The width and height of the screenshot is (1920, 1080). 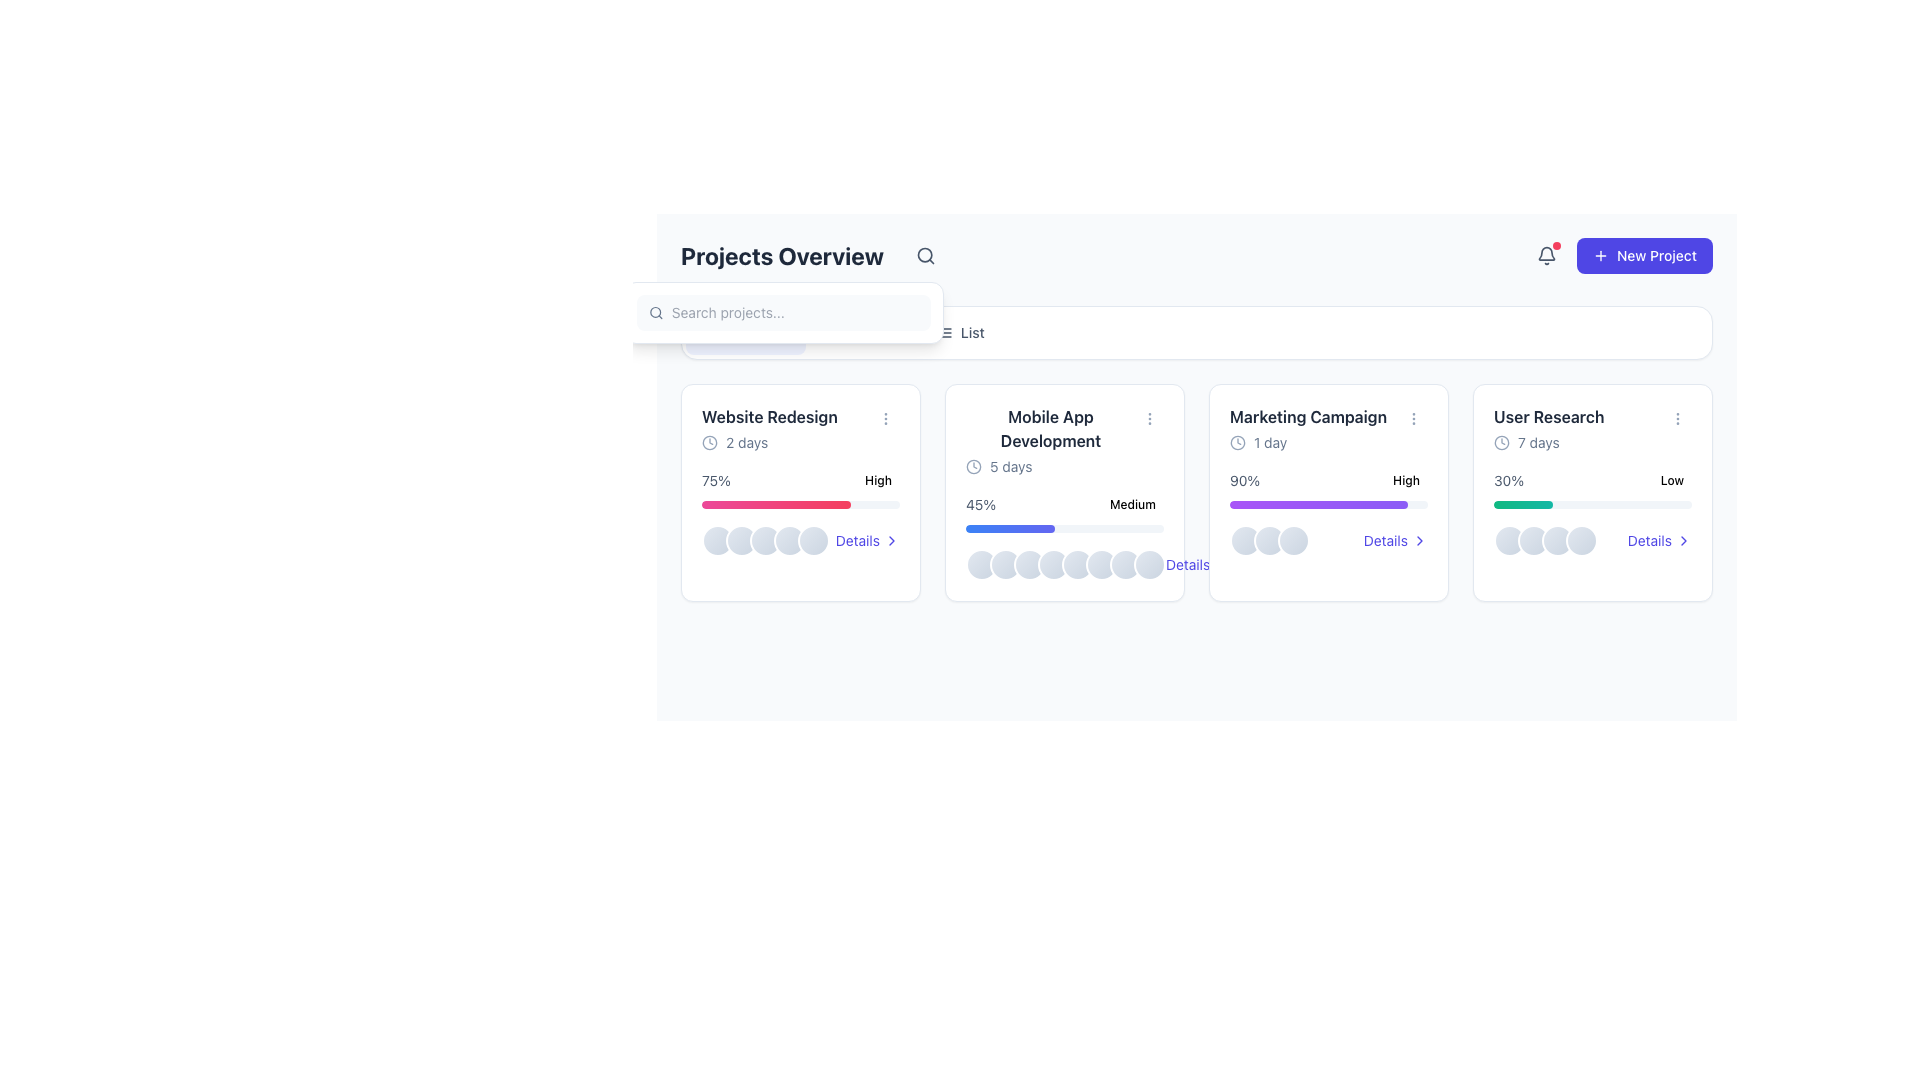 I want to click on the filled portion of the progress bar segment, which is a horizontally elongated gradient bar indicating 75% completion under the 'Website Redesign' card in the project overview grid, so click(x=775, y=504).